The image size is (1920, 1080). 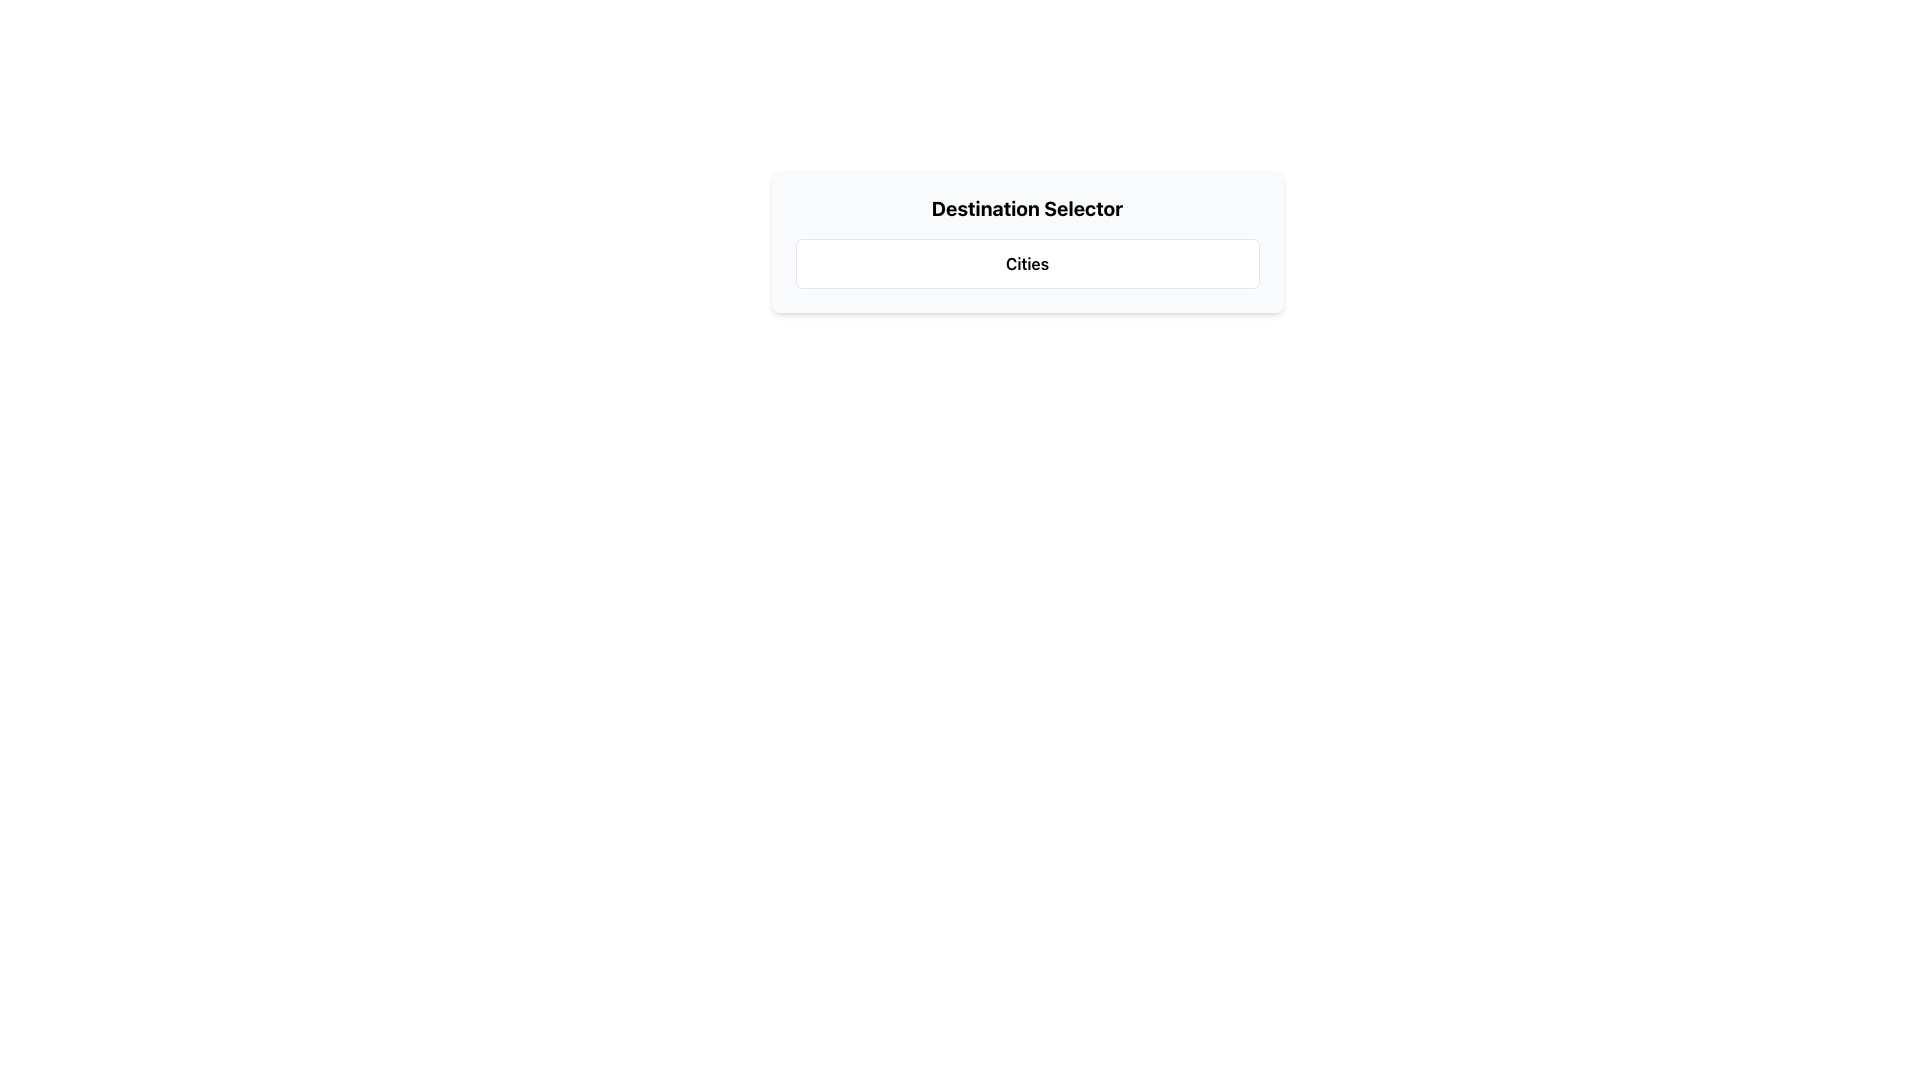 What do you see at coordinates (1027, 262) in the screenshot?
I see `the static text block labeled 'Cities' located below the 'Destination Selector' title` at bounding box center [1027, 262].